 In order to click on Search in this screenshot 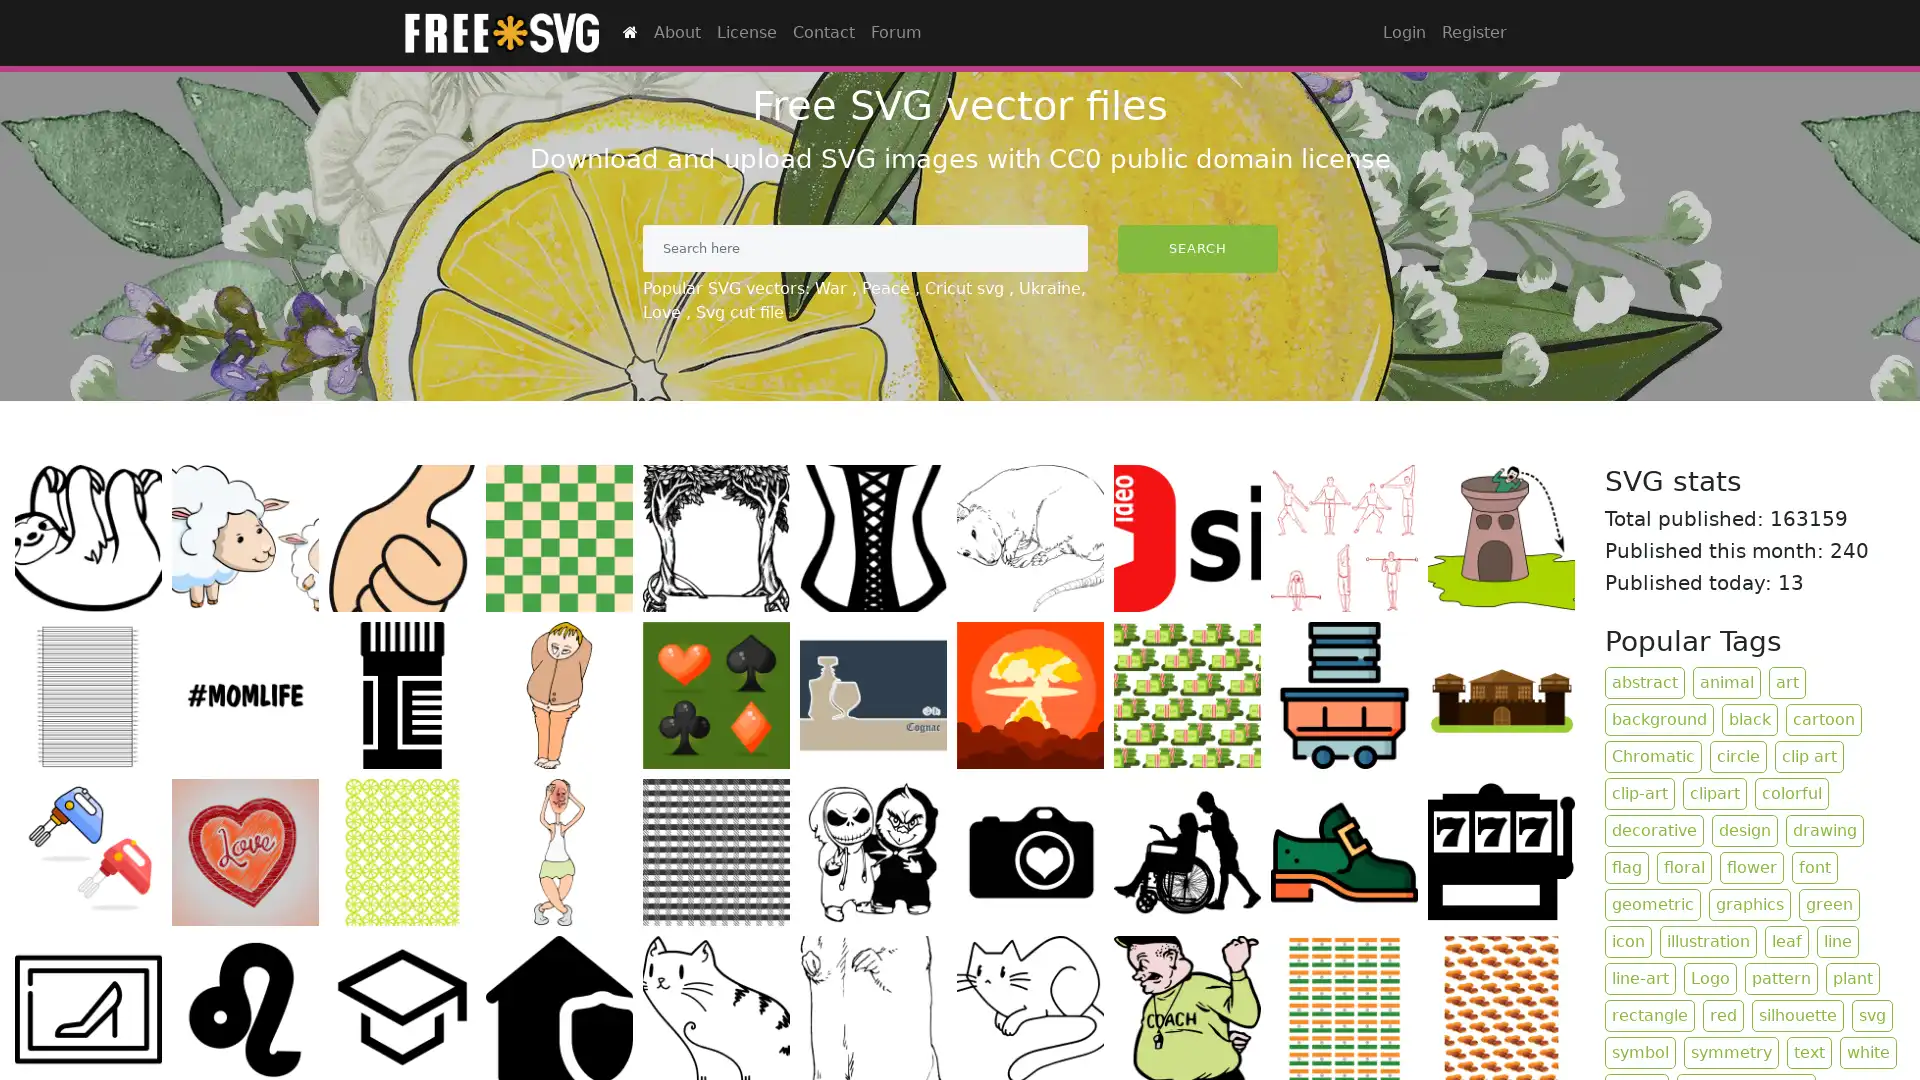, I will do `click(1196, 247)`.